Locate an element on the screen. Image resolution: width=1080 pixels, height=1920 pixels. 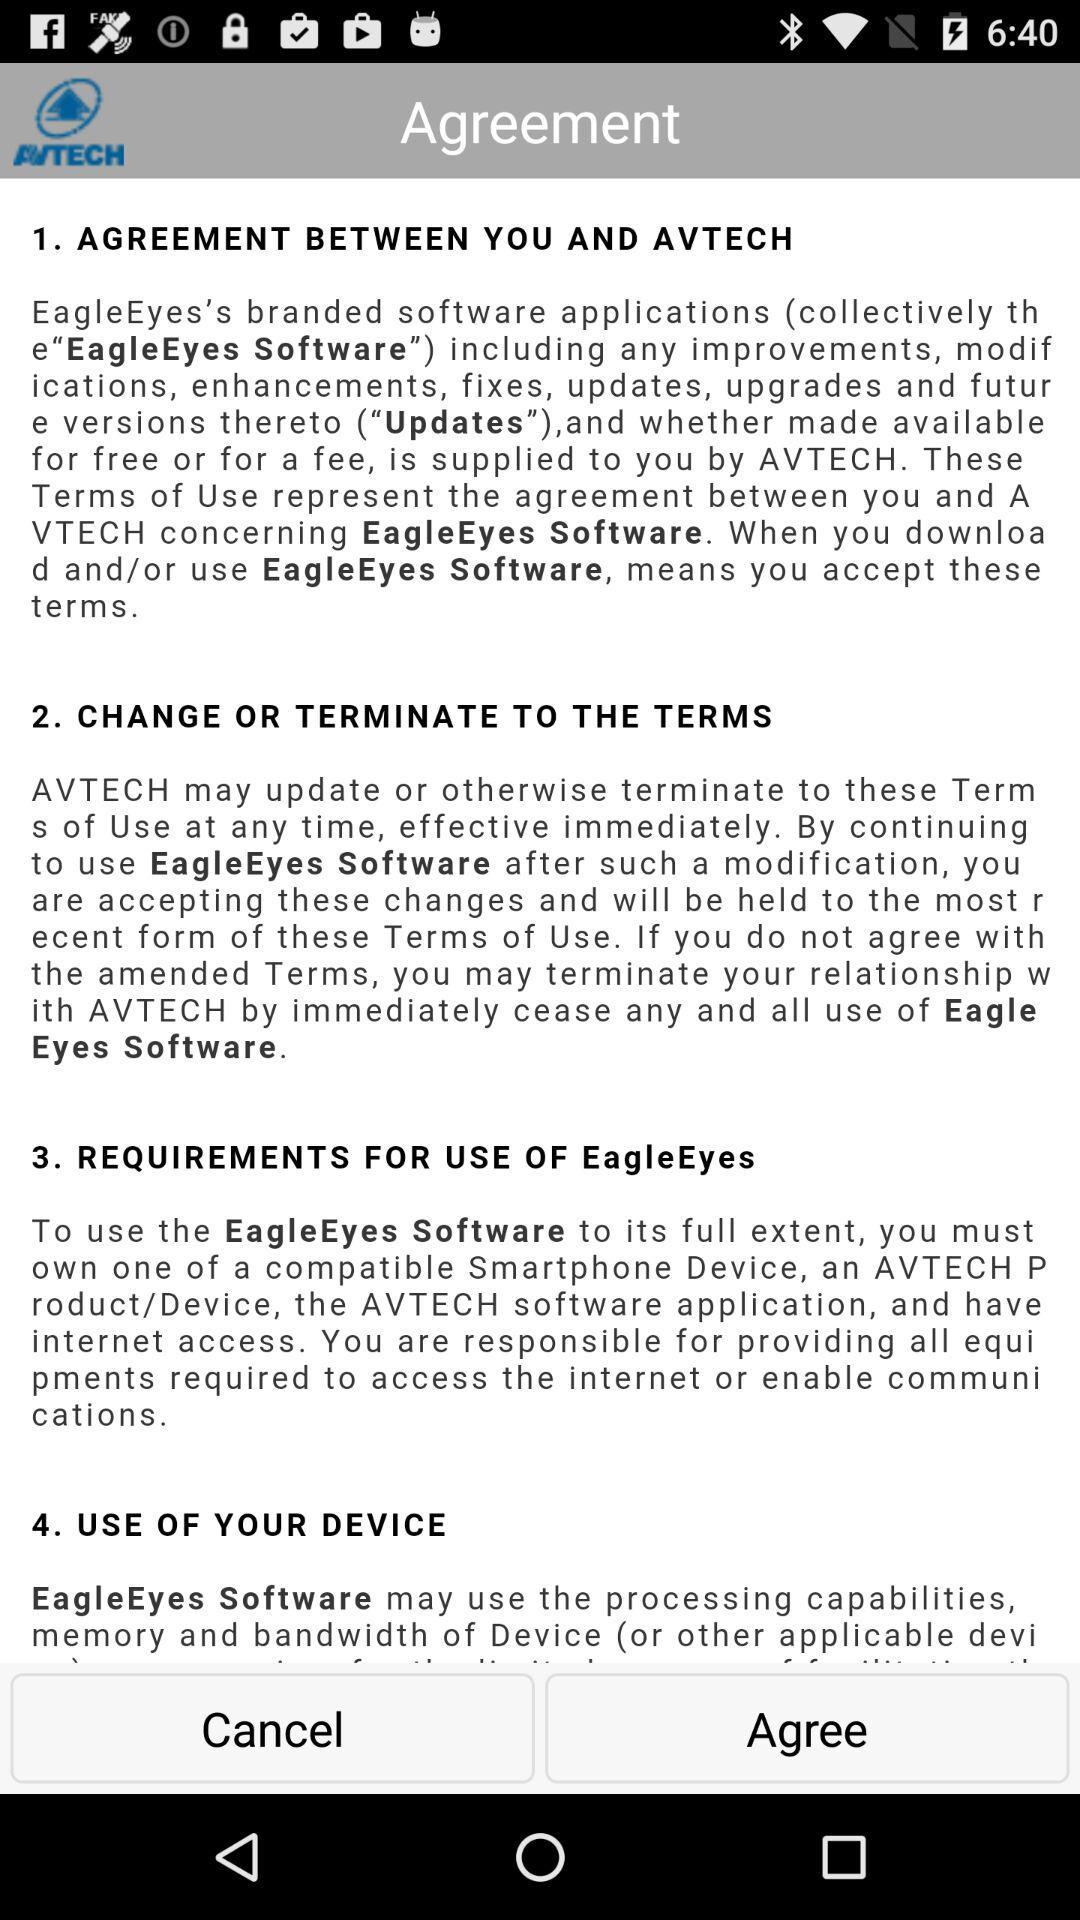
scroll down to read agreement is located at coordinates (540, 919).